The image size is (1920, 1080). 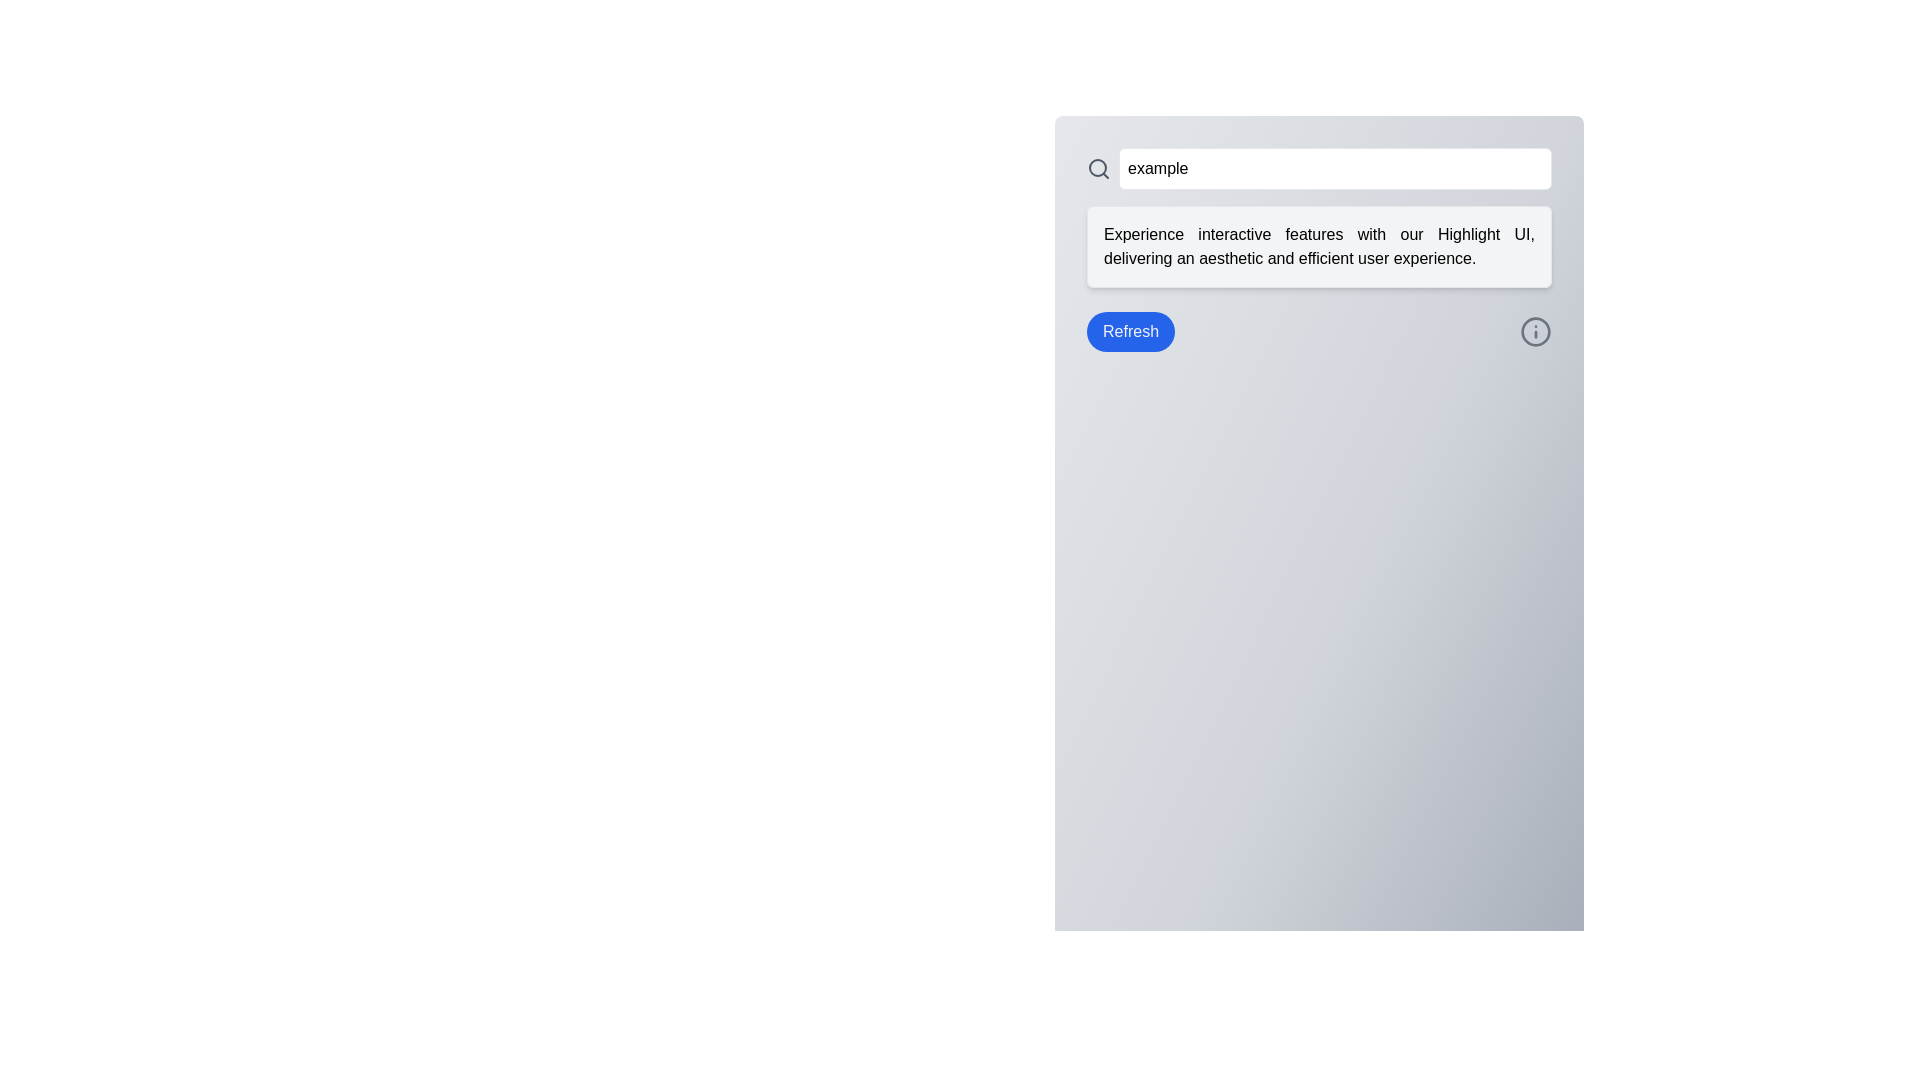 I want to click on the search icon located at the left edge of the search bar, so click(x=1098, y=168).